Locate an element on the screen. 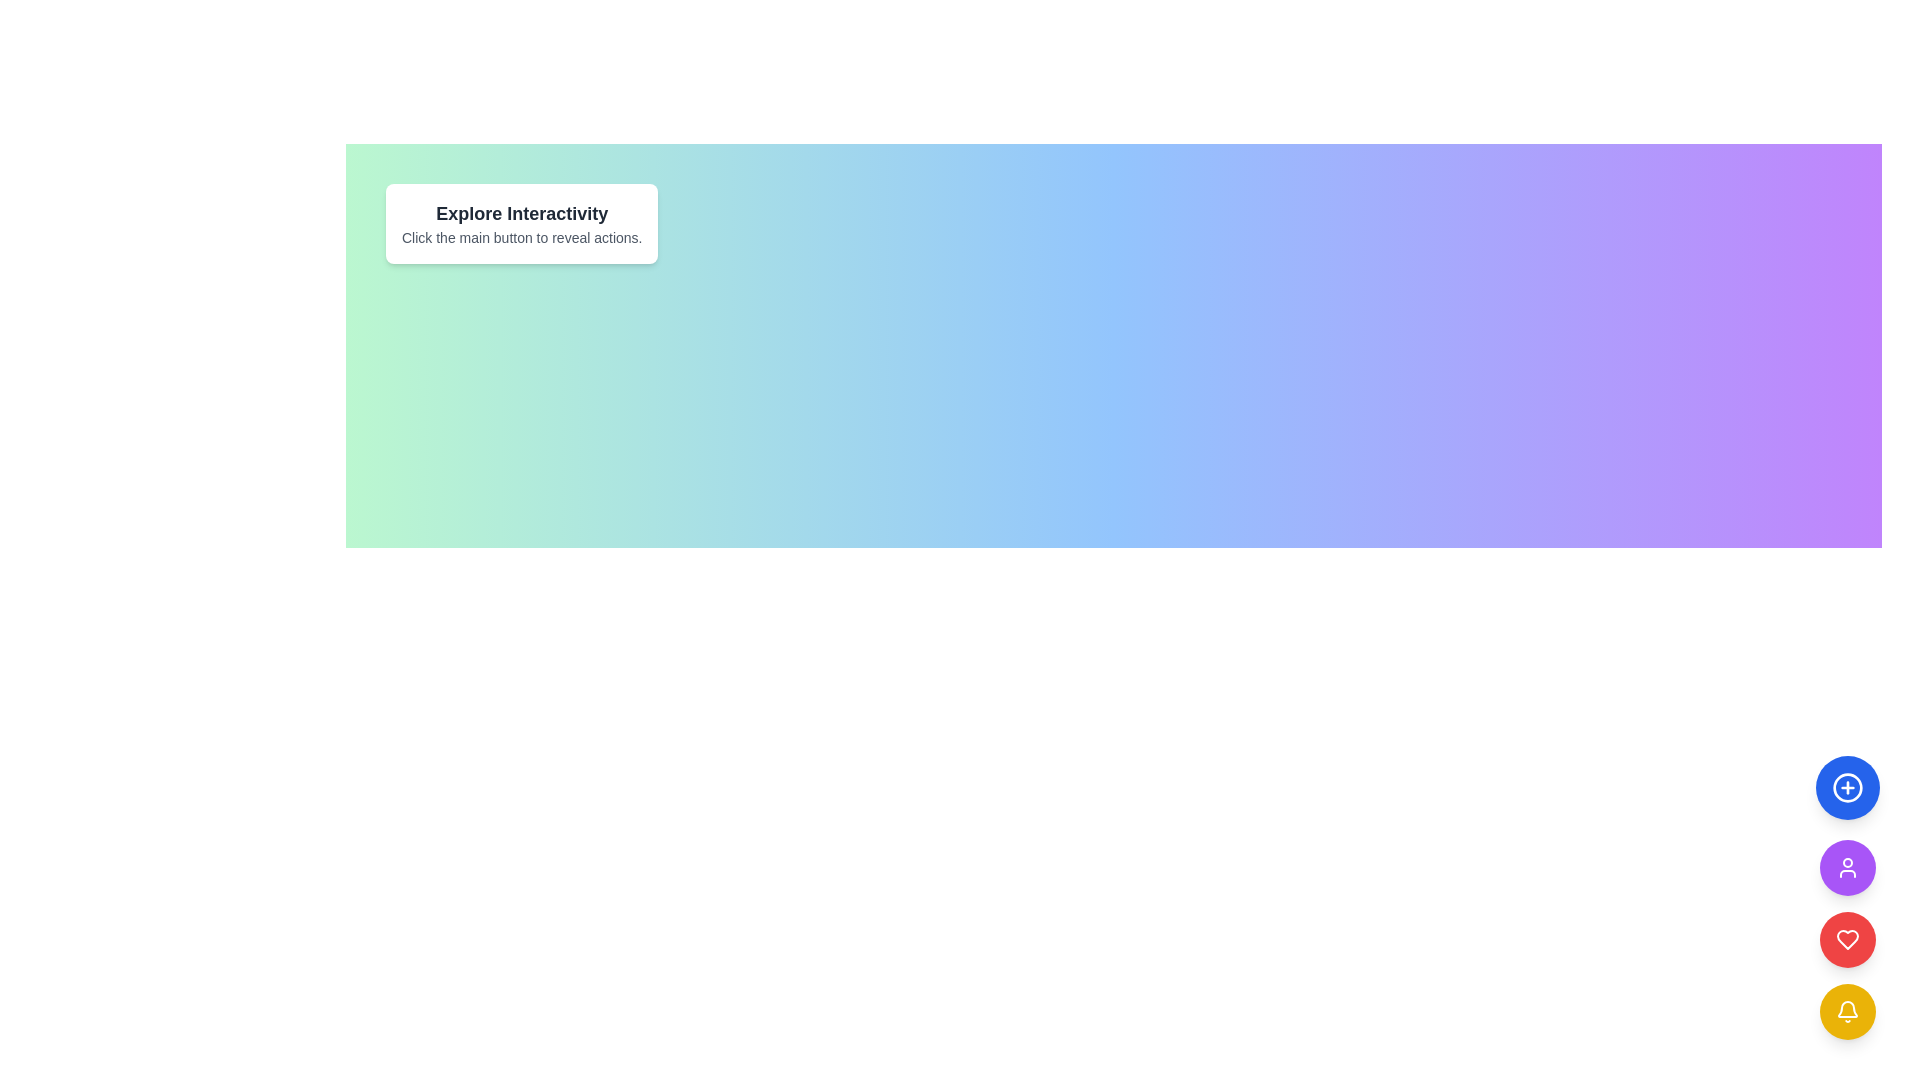 This screenshot has height=1080, width=1920. the heart icon button is located at coordinates (1847, 940).